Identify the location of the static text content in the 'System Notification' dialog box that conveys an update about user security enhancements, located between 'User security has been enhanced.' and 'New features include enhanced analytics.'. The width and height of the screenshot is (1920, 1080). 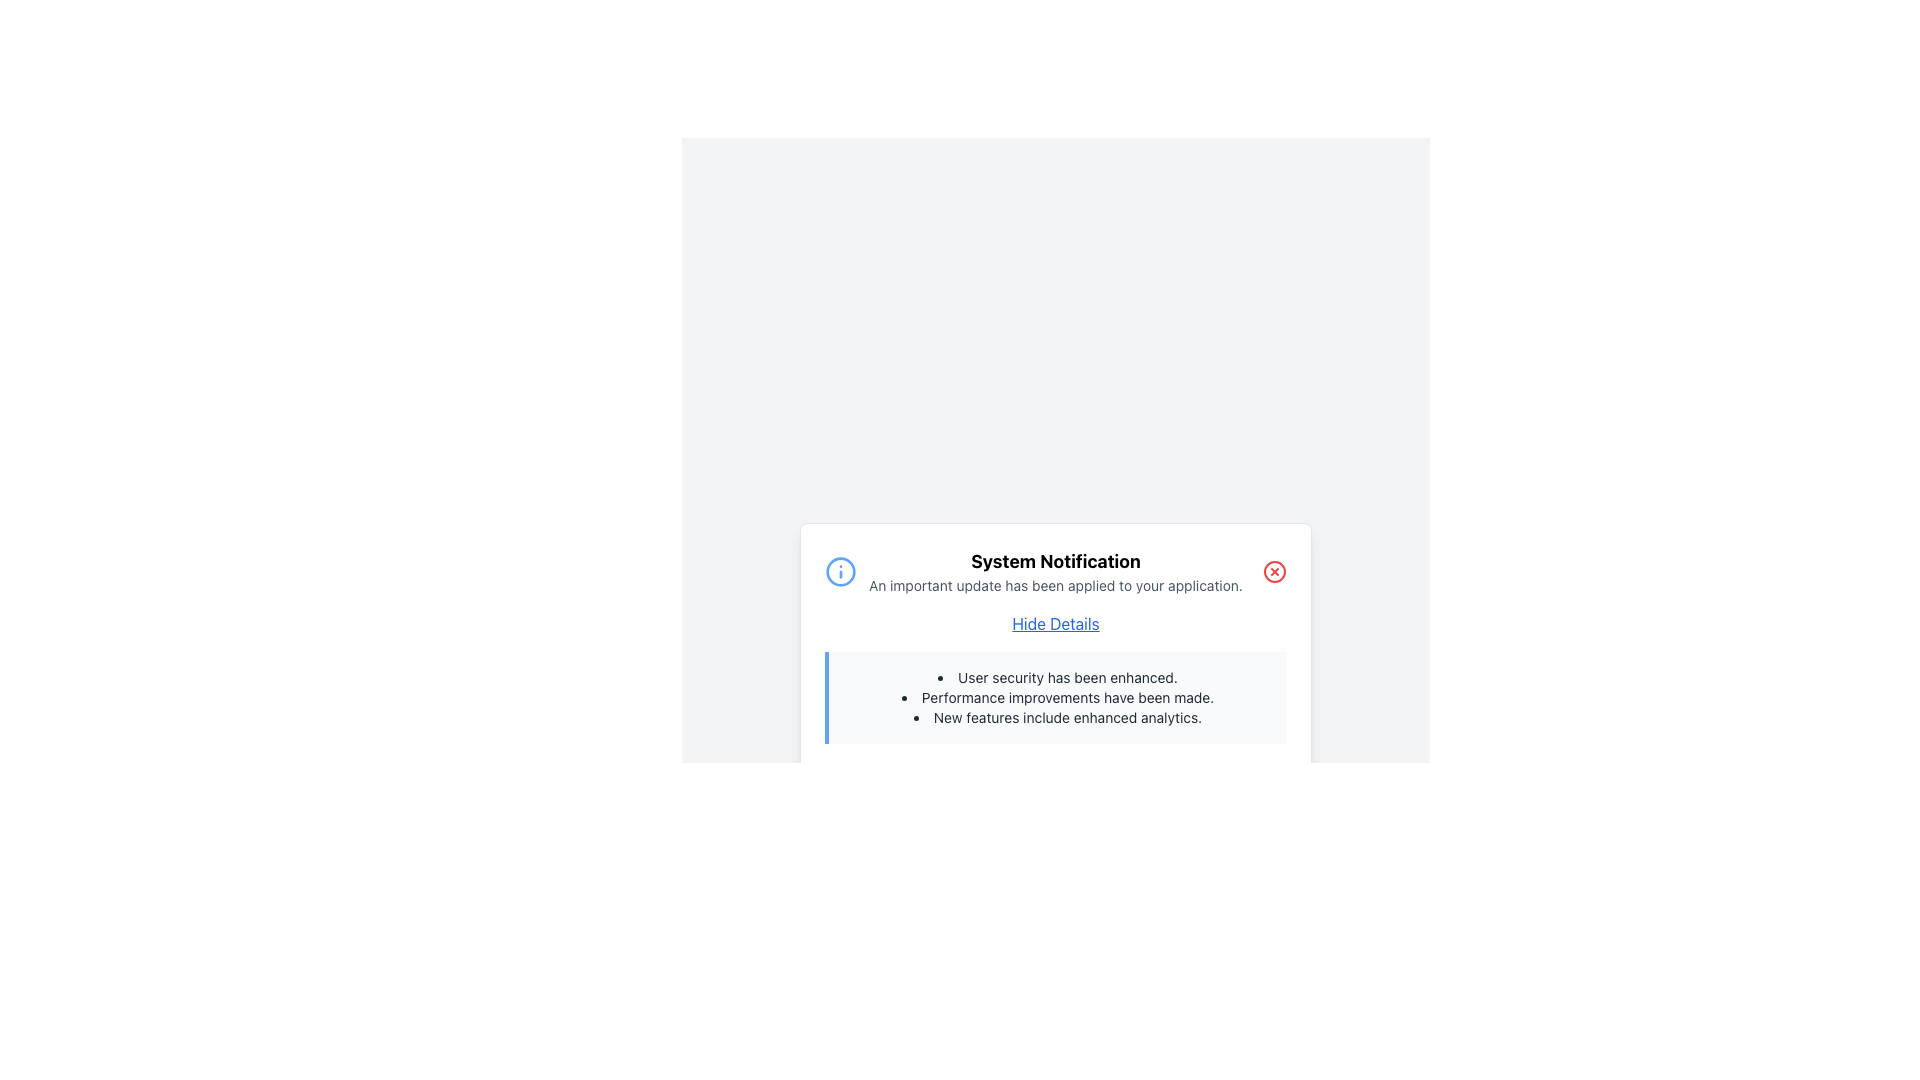
(1056, 697).